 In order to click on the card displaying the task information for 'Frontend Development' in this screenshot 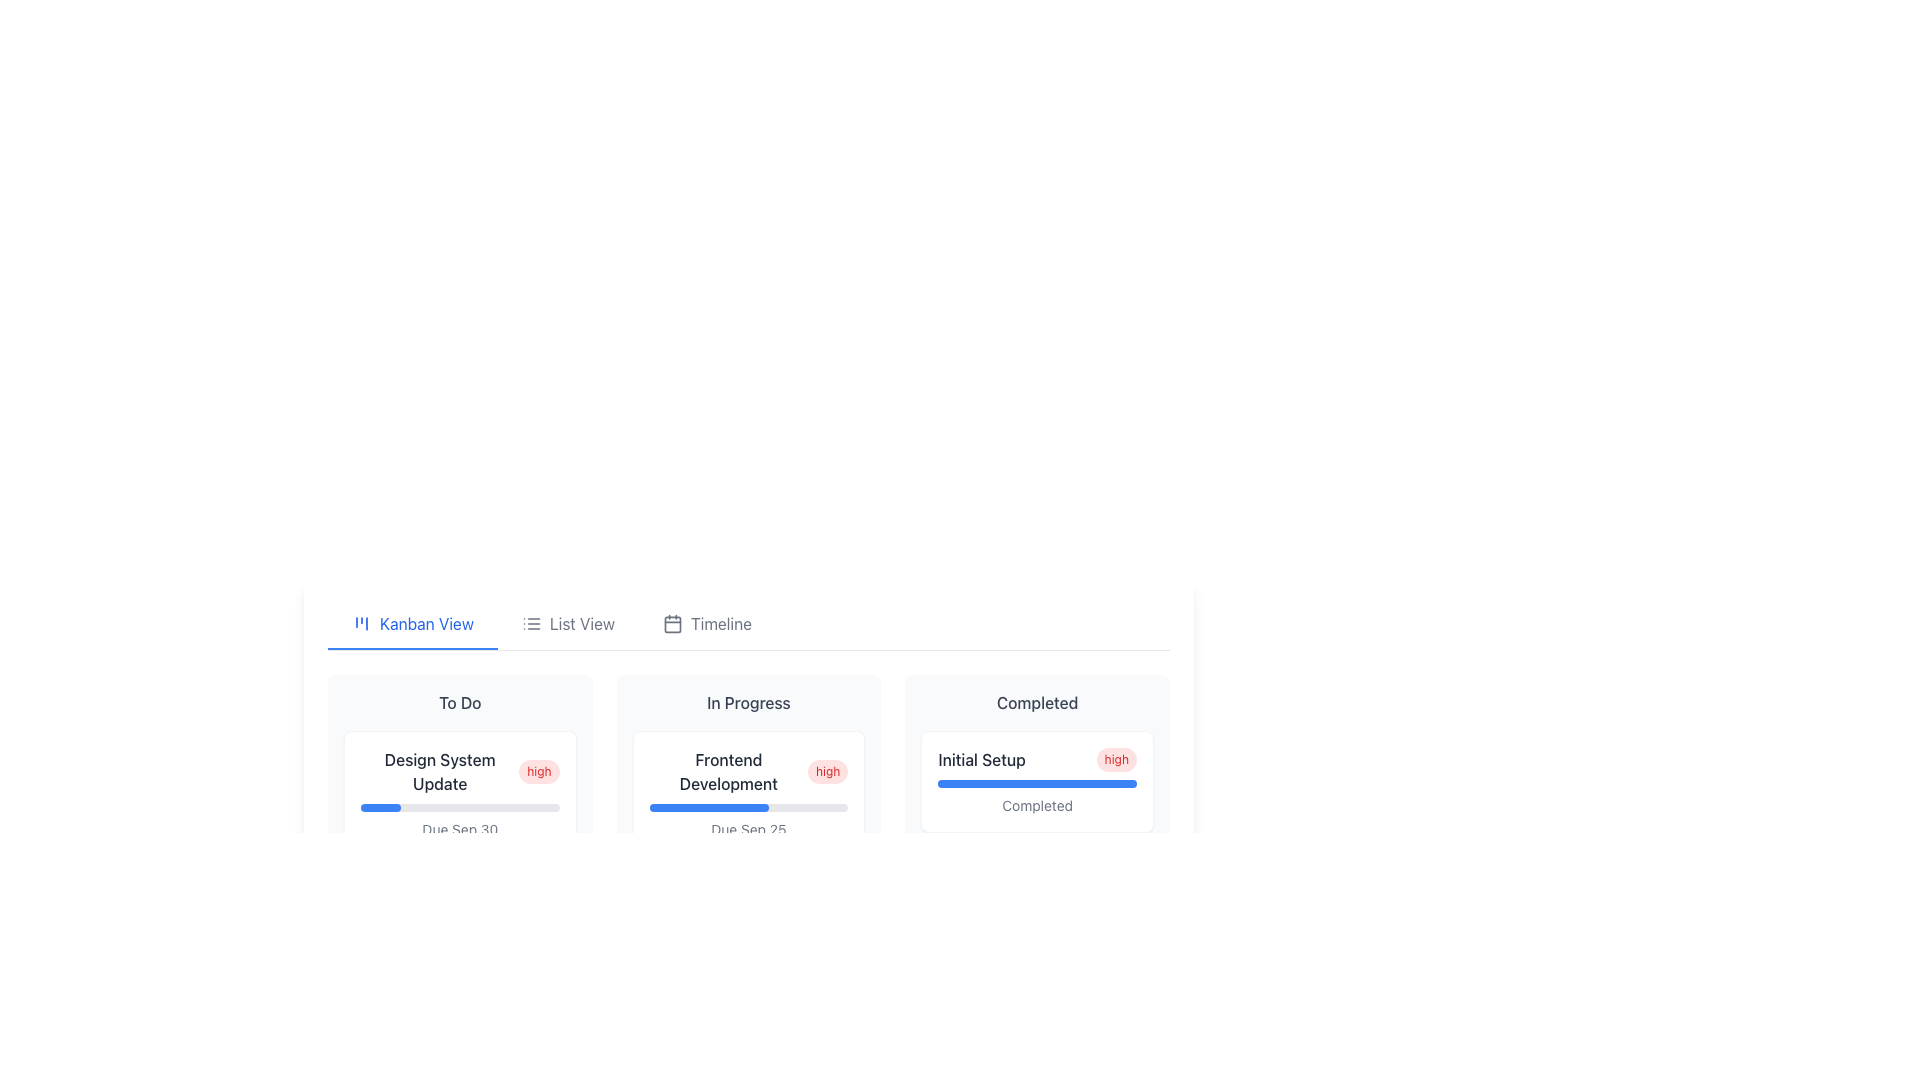, I will do `click(747, 837)`.